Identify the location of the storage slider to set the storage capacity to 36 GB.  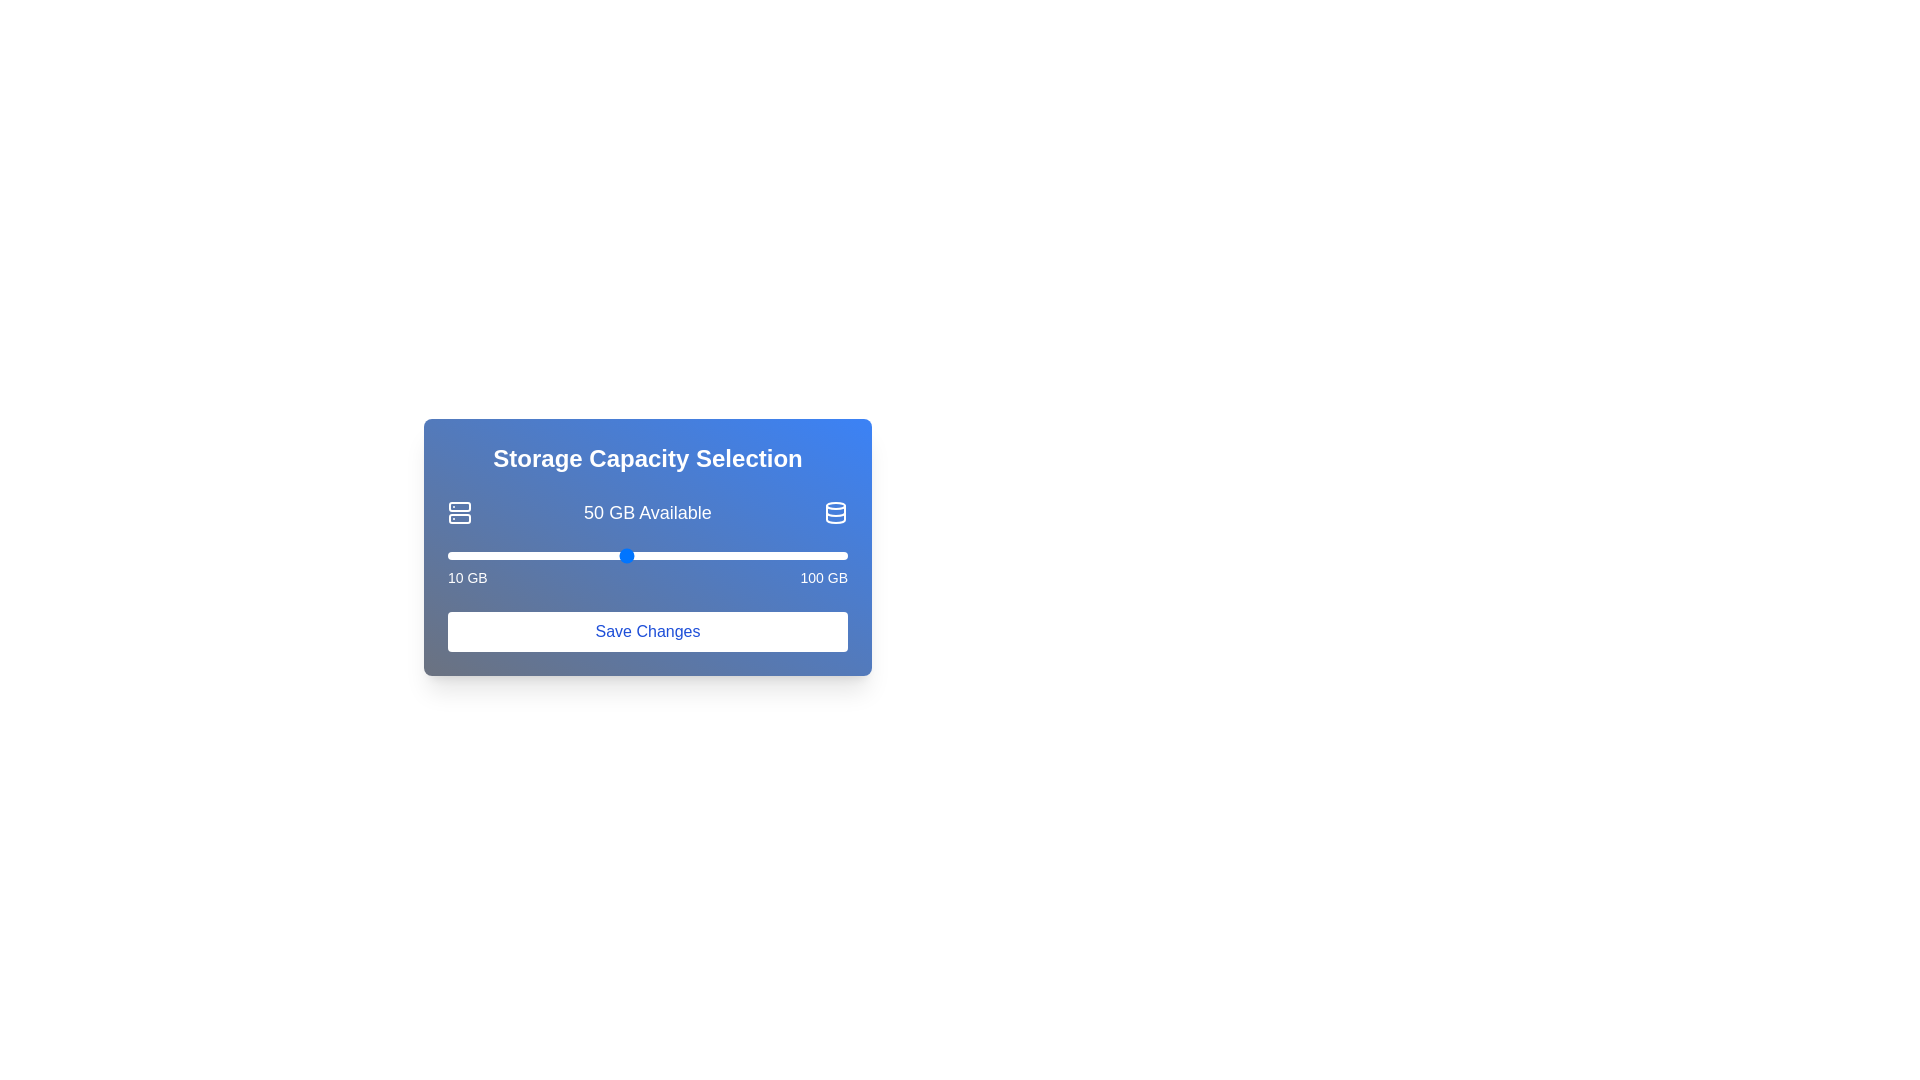
(562, 555).